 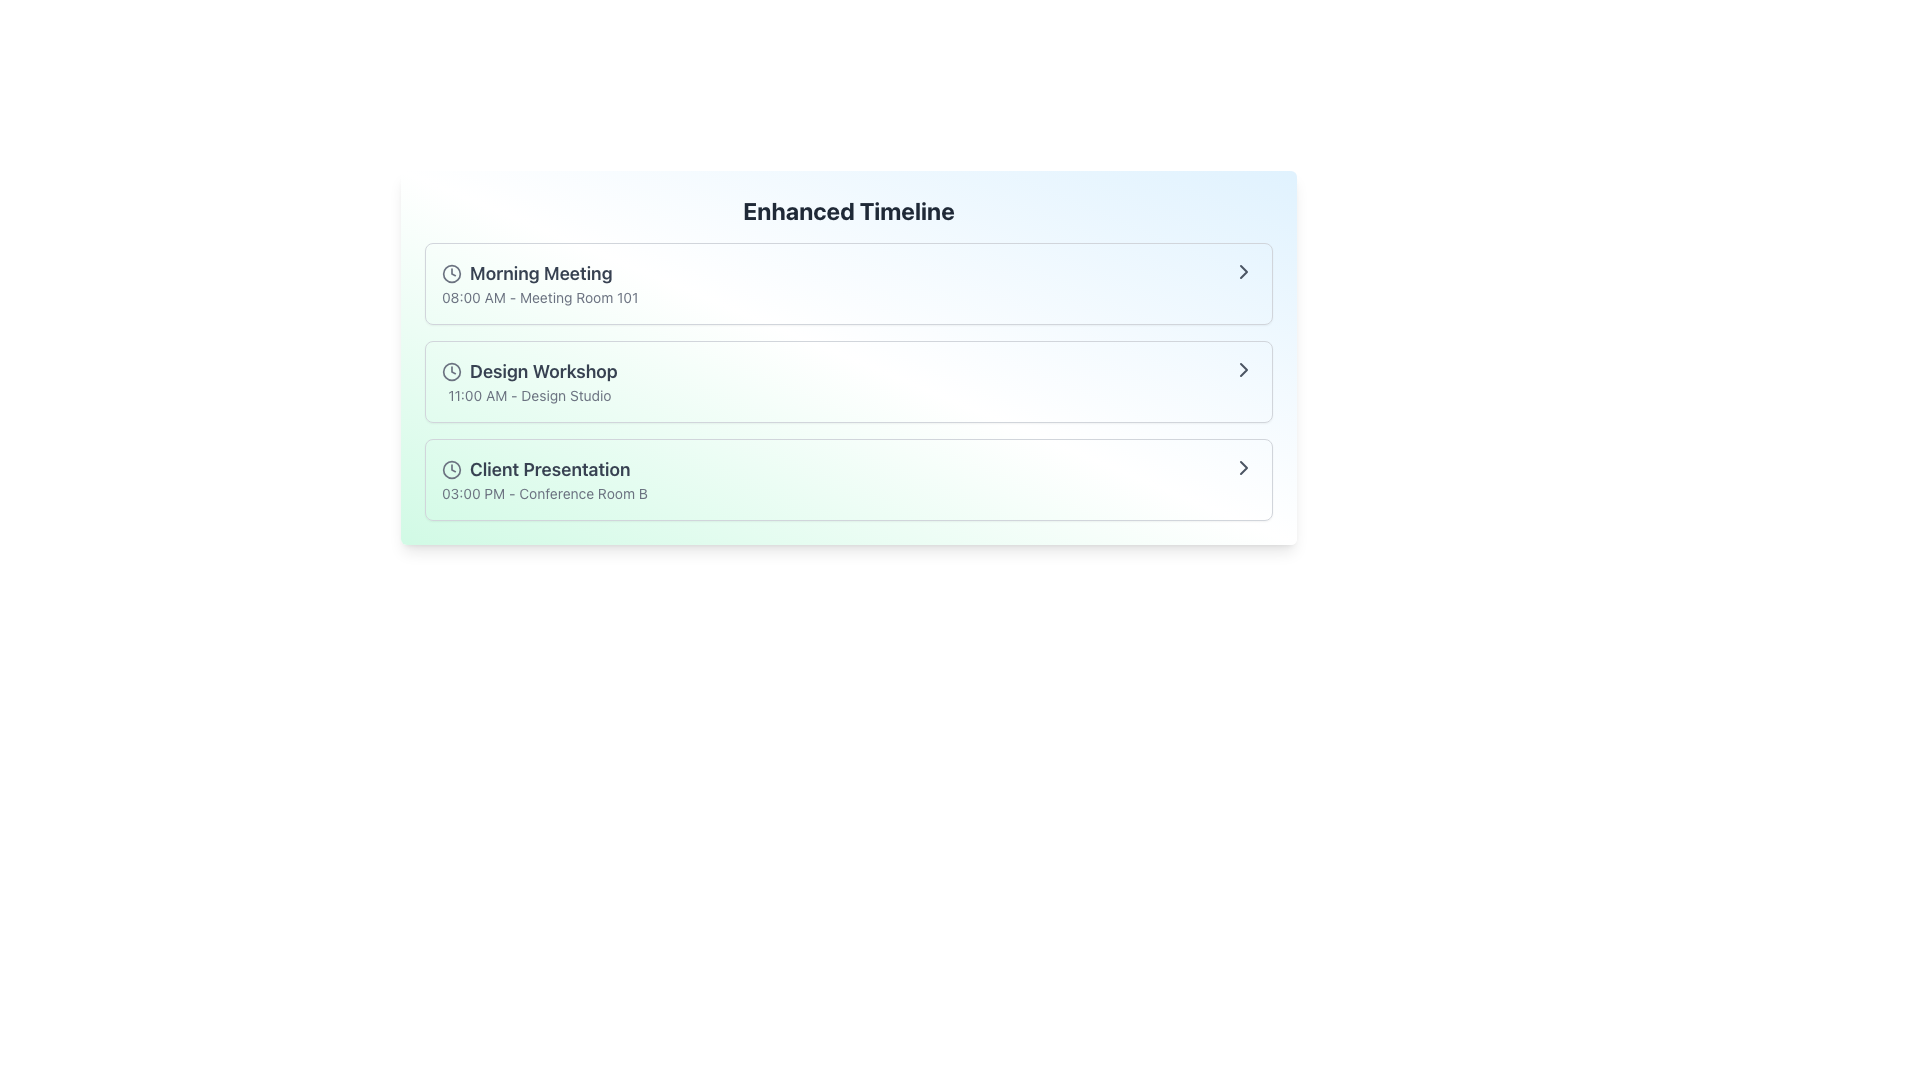 What do you see at coordinates (529, 371) in the screenshot?
I see `title of the scheduled event, which is a design workshop, displayed in the second entry of the timeline interface, positioned to the left of a clock icon` at bounding box center [529, 371].